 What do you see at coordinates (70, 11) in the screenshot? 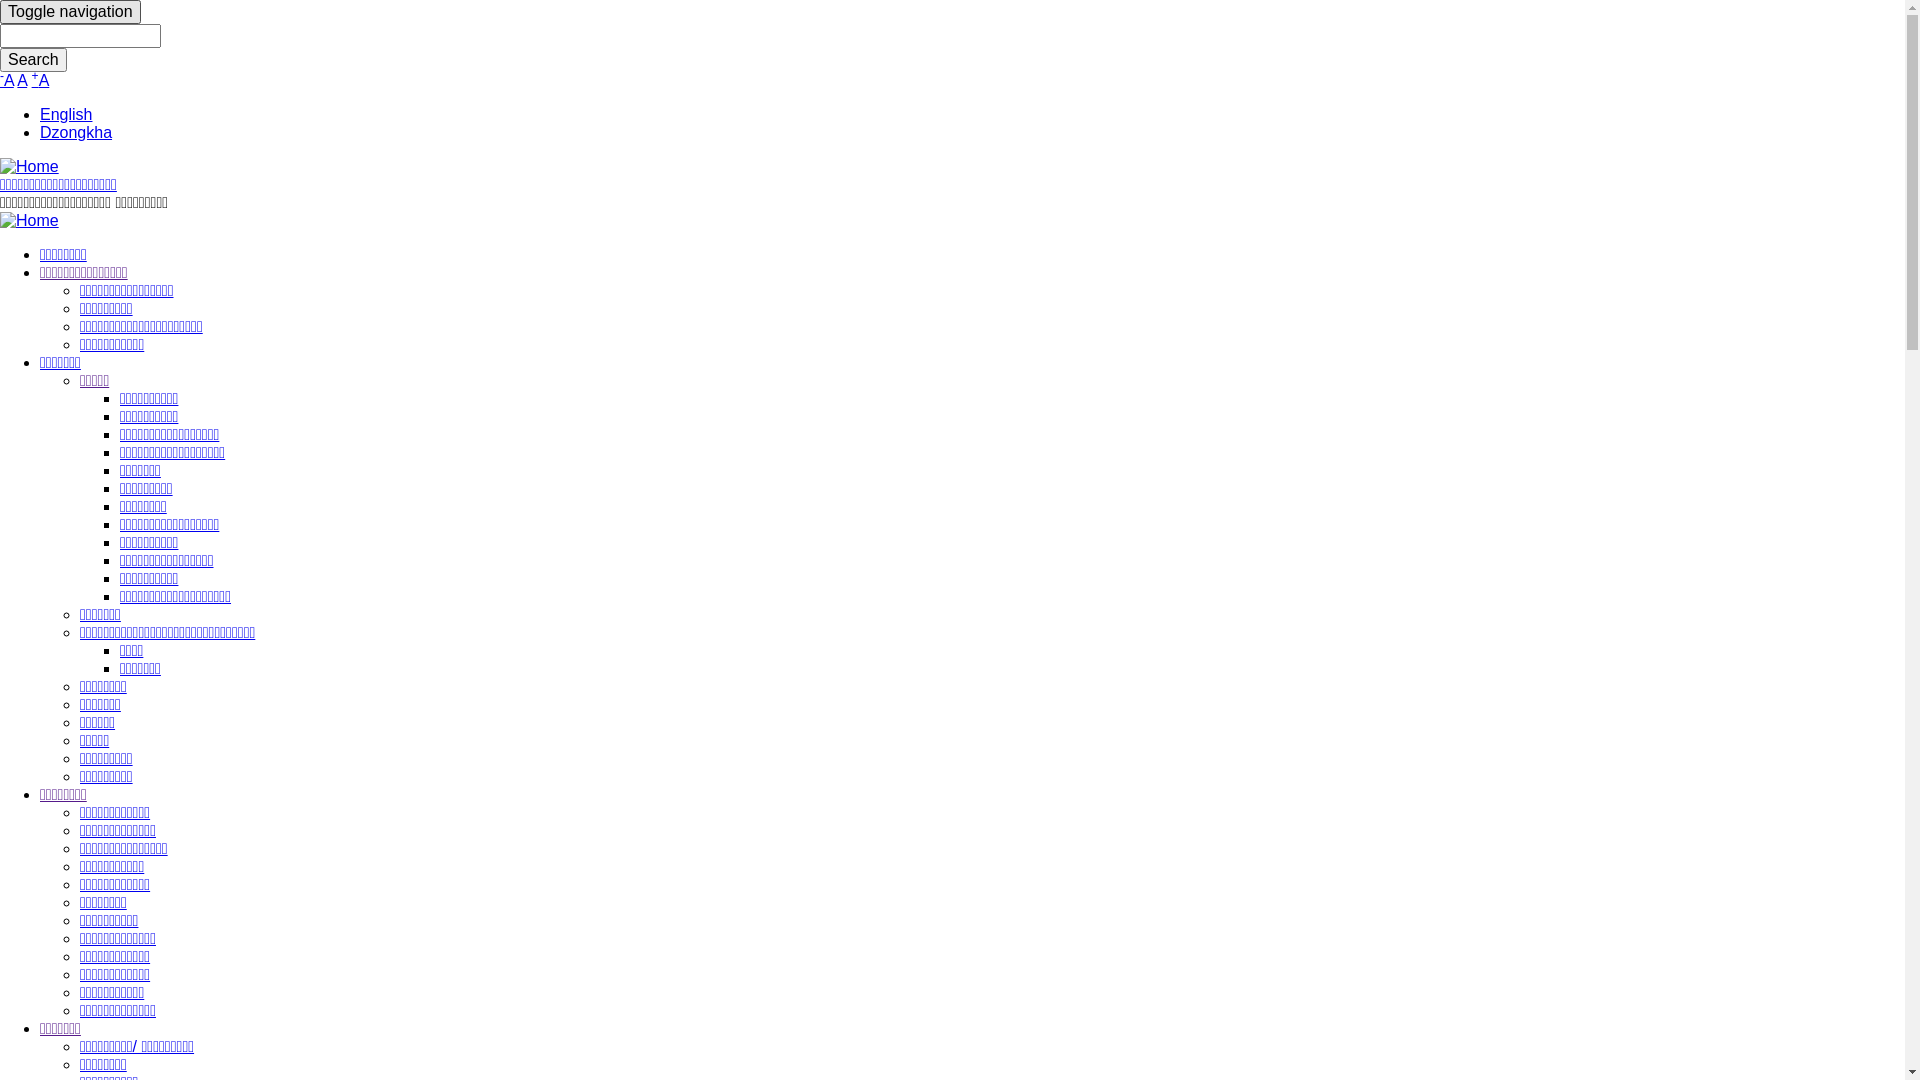
I see `'Toggle navigation'` at bounding box center [70, 11].